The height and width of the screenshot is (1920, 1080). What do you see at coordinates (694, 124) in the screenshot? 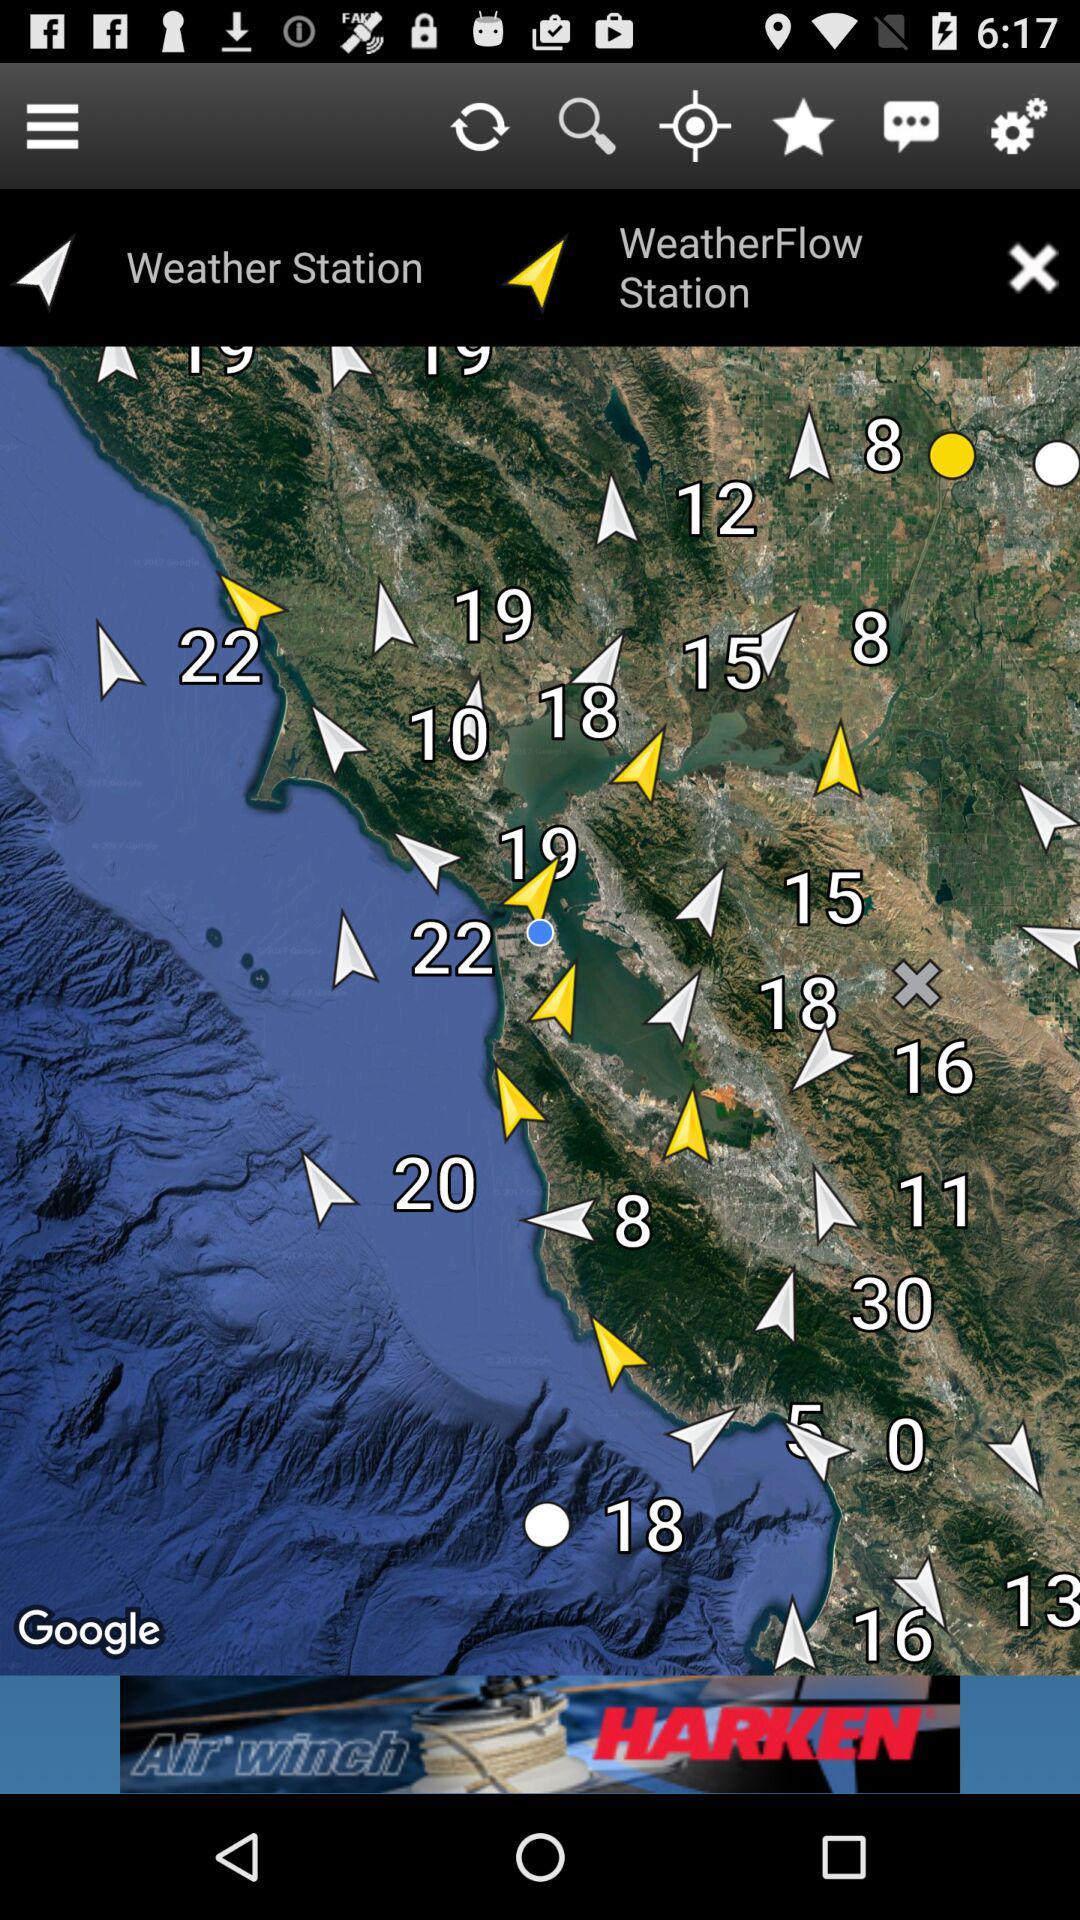
I see `current location` at bounding box center [694, 124].